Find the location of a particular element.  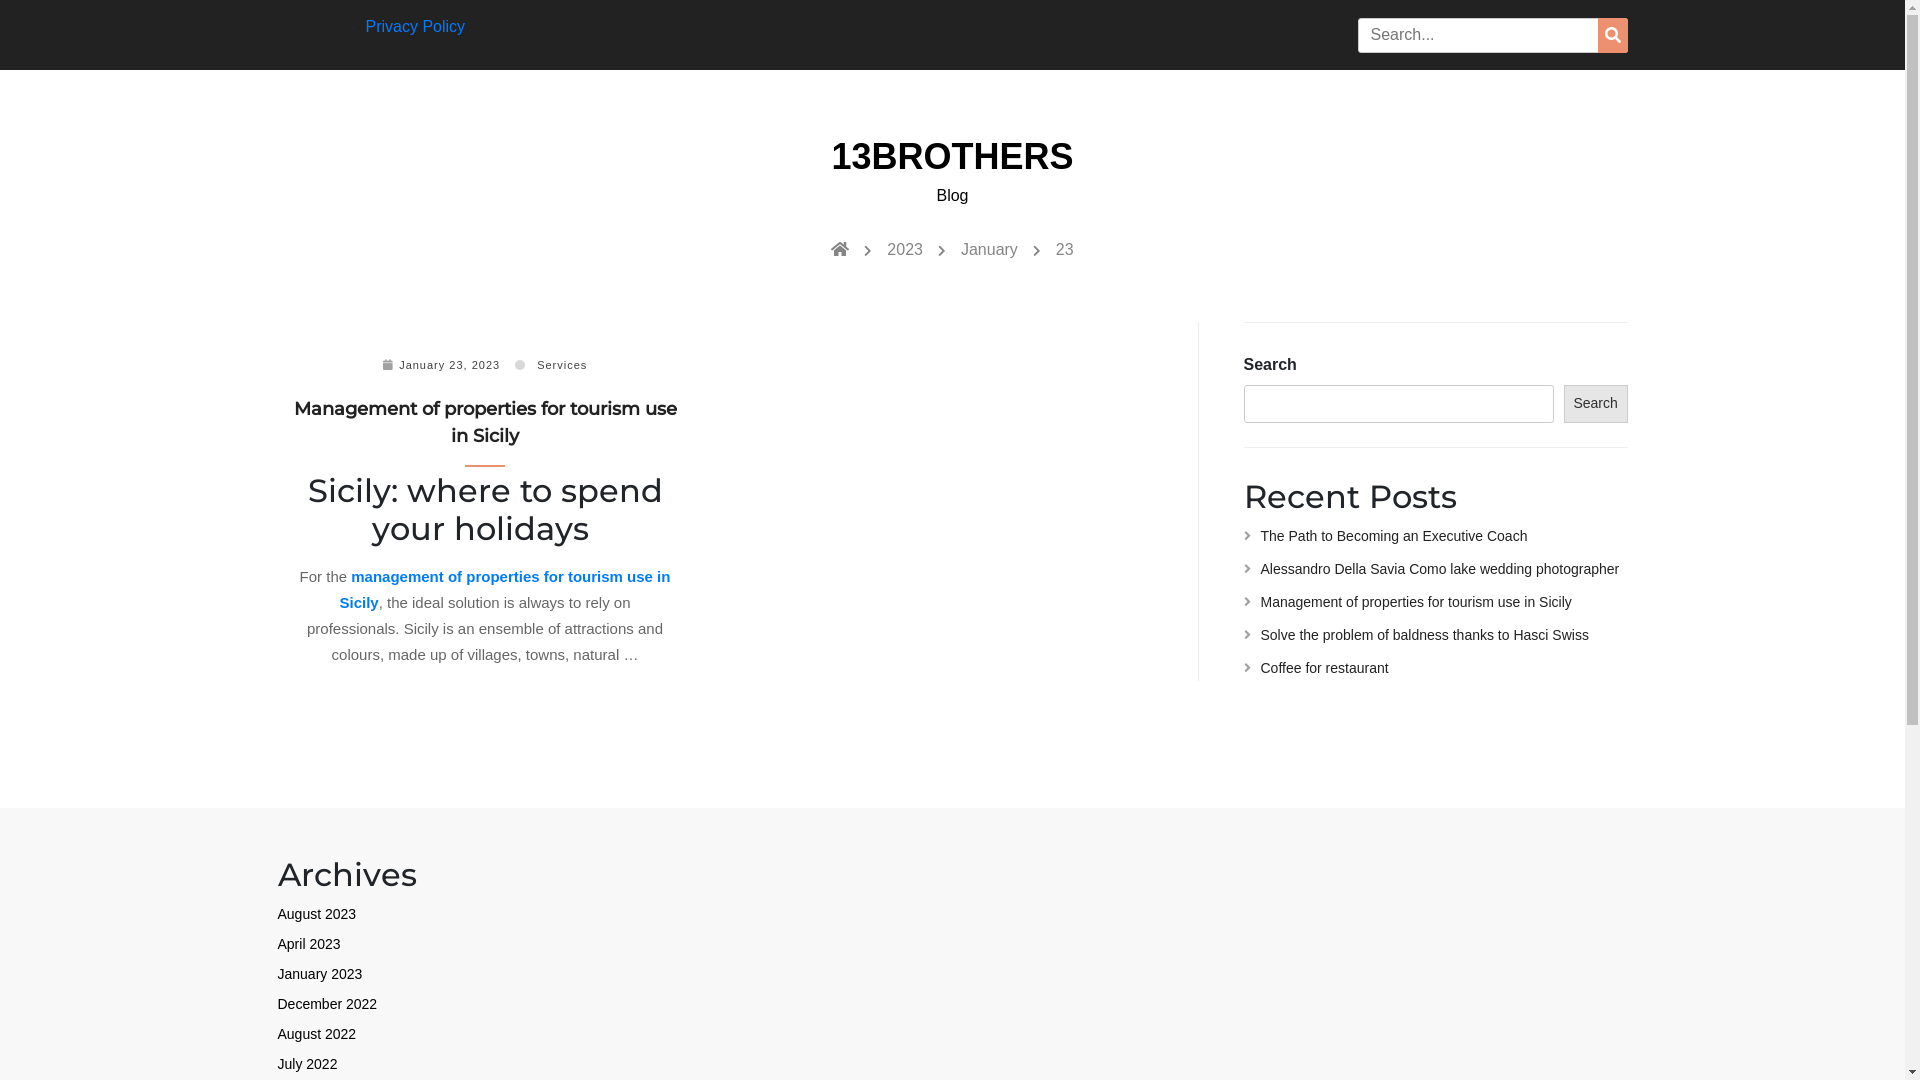

'January' is located at coordinates (989, 248).